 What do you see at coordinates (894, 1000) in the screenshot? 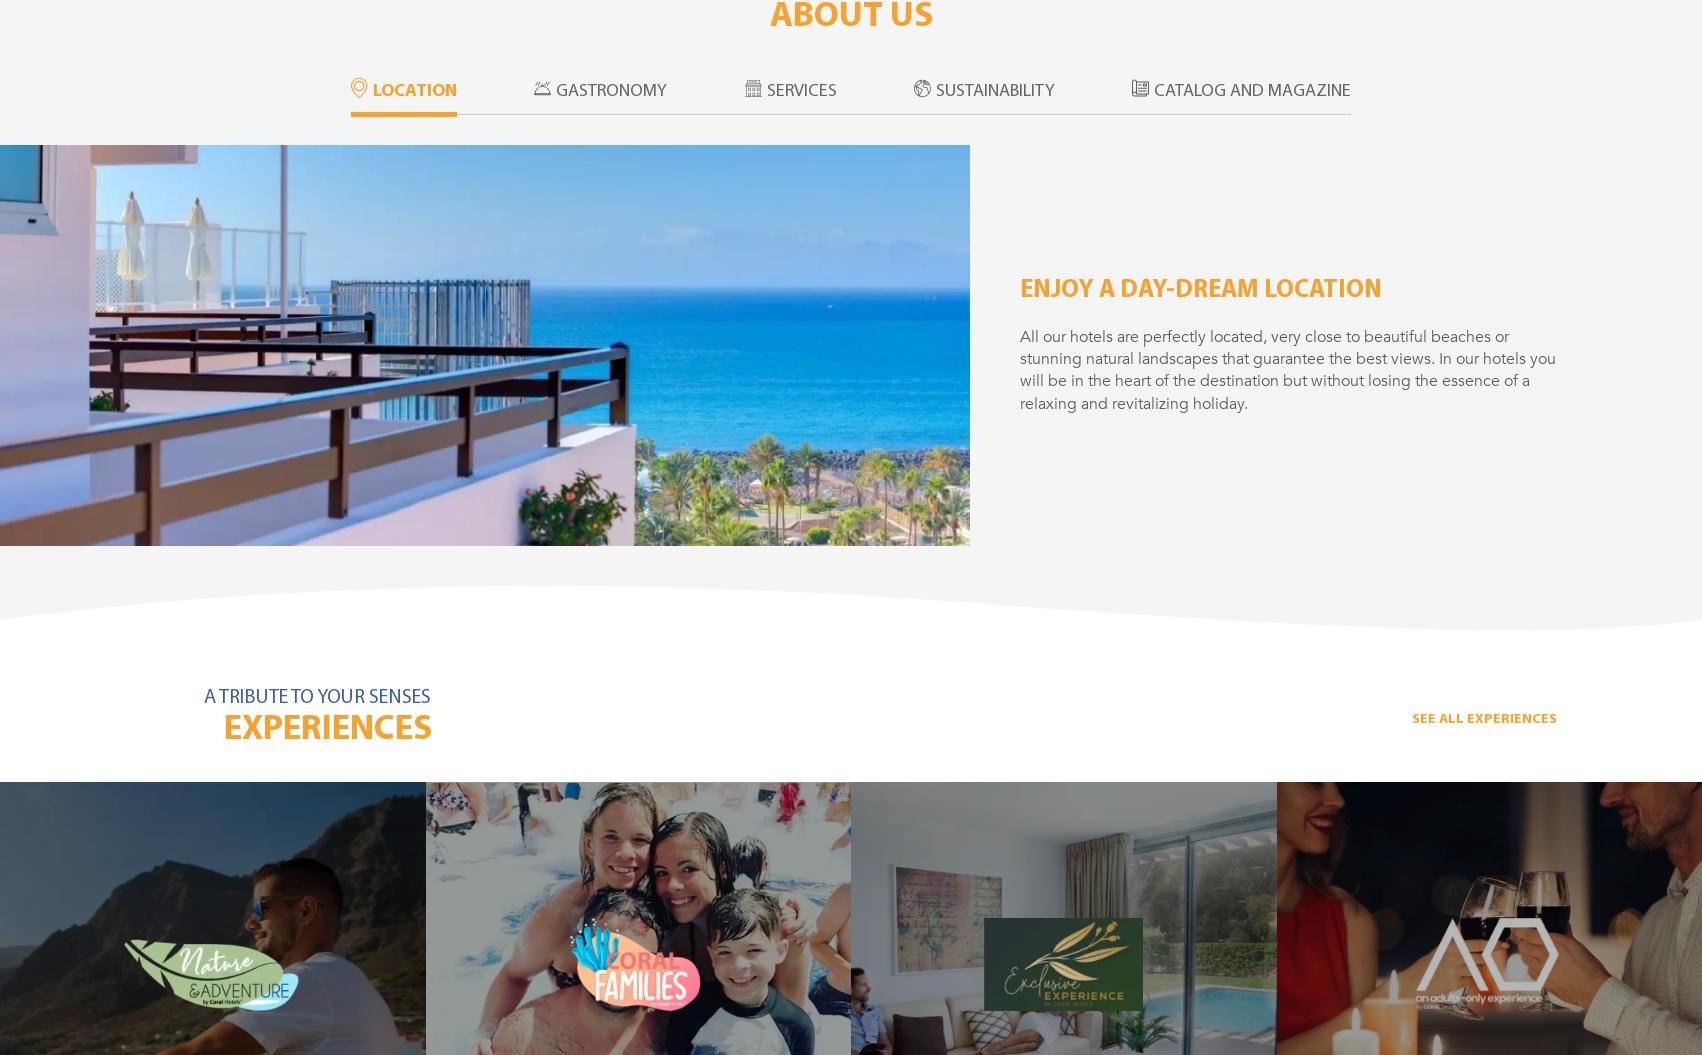
I see `'In Coral Villas La Quinta you will be able to relax and enjoy the sunshine in ...'` at bounding box center [894, 1000].